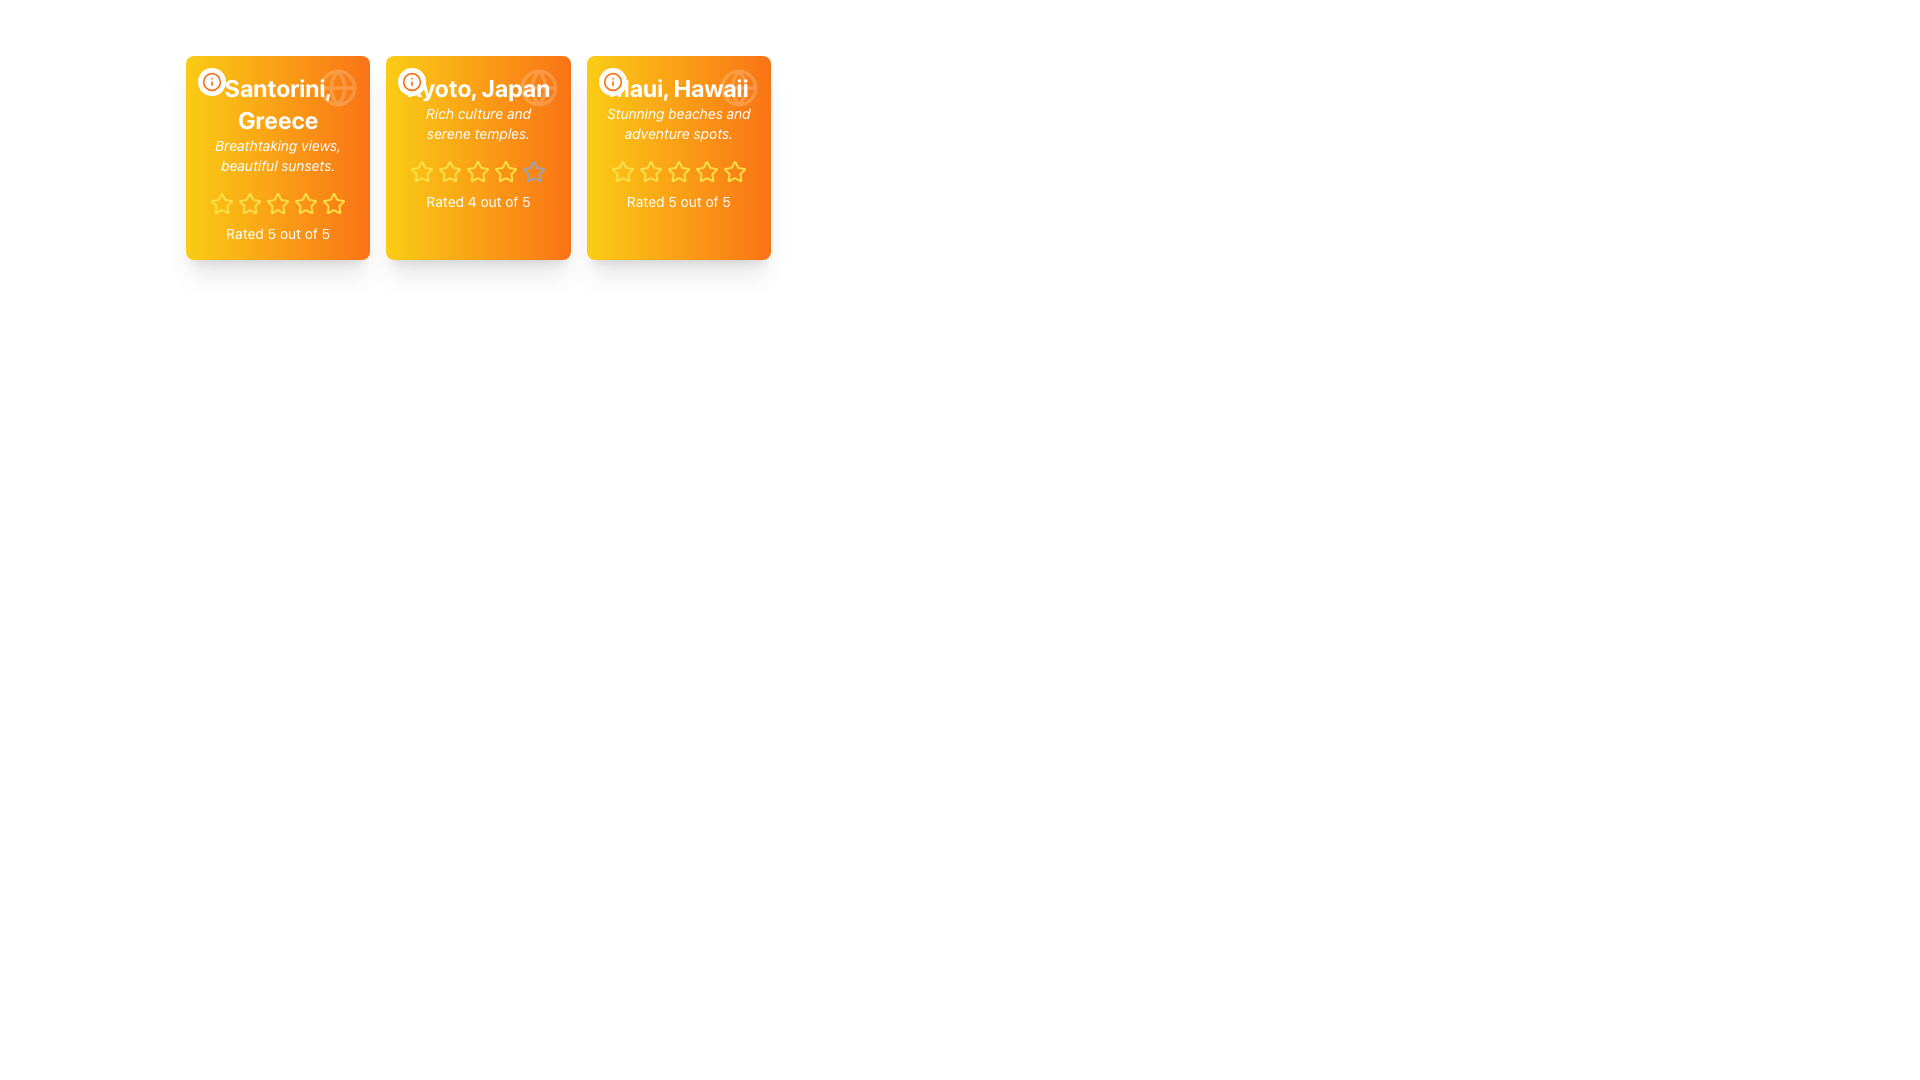 This screenshot has width=1920, height=1080. What do you see at coordinates (678, 108) in the screenshot?
I see `text content of the Text Block displaying 'Maui, Hawaii' and 'Stunning beaches and adventure spots.' which is located in the third card from the left, centered within an orange-yellow gradient background` at bounding box center [678, 108].